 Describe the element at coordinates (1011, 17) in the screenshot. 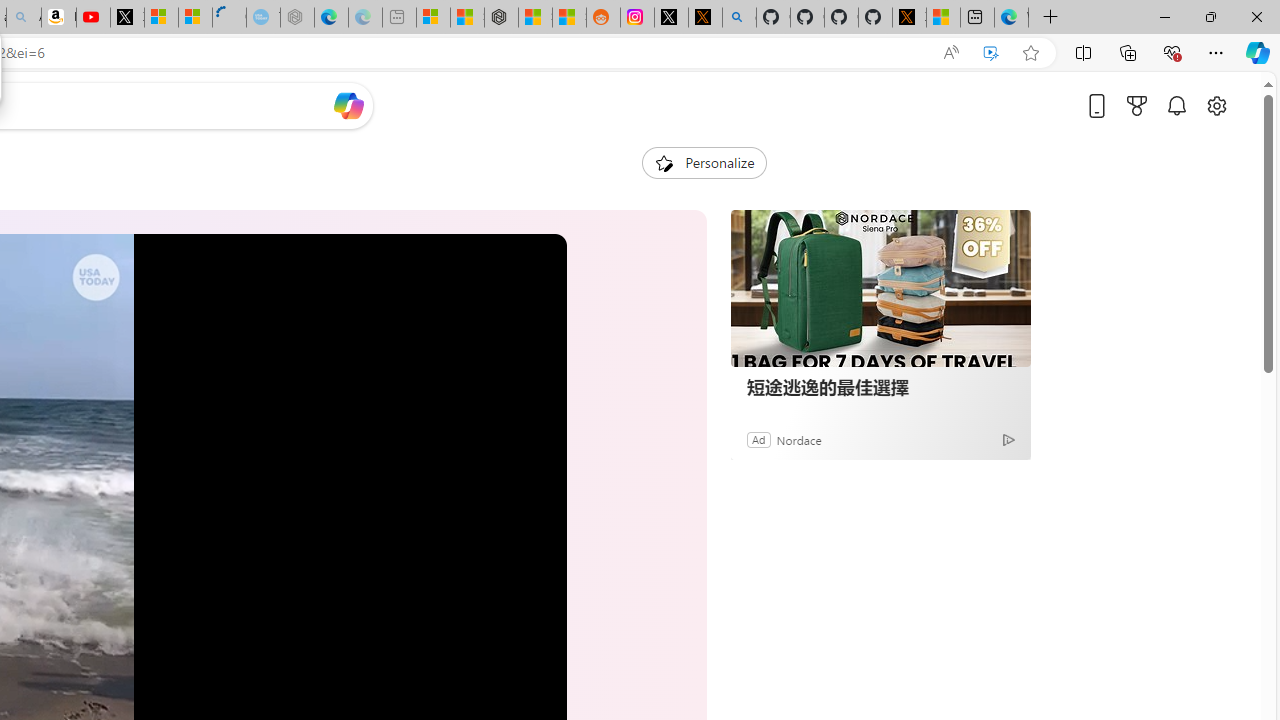

I see `'Welcome to Microsoft Edge'` at that location.